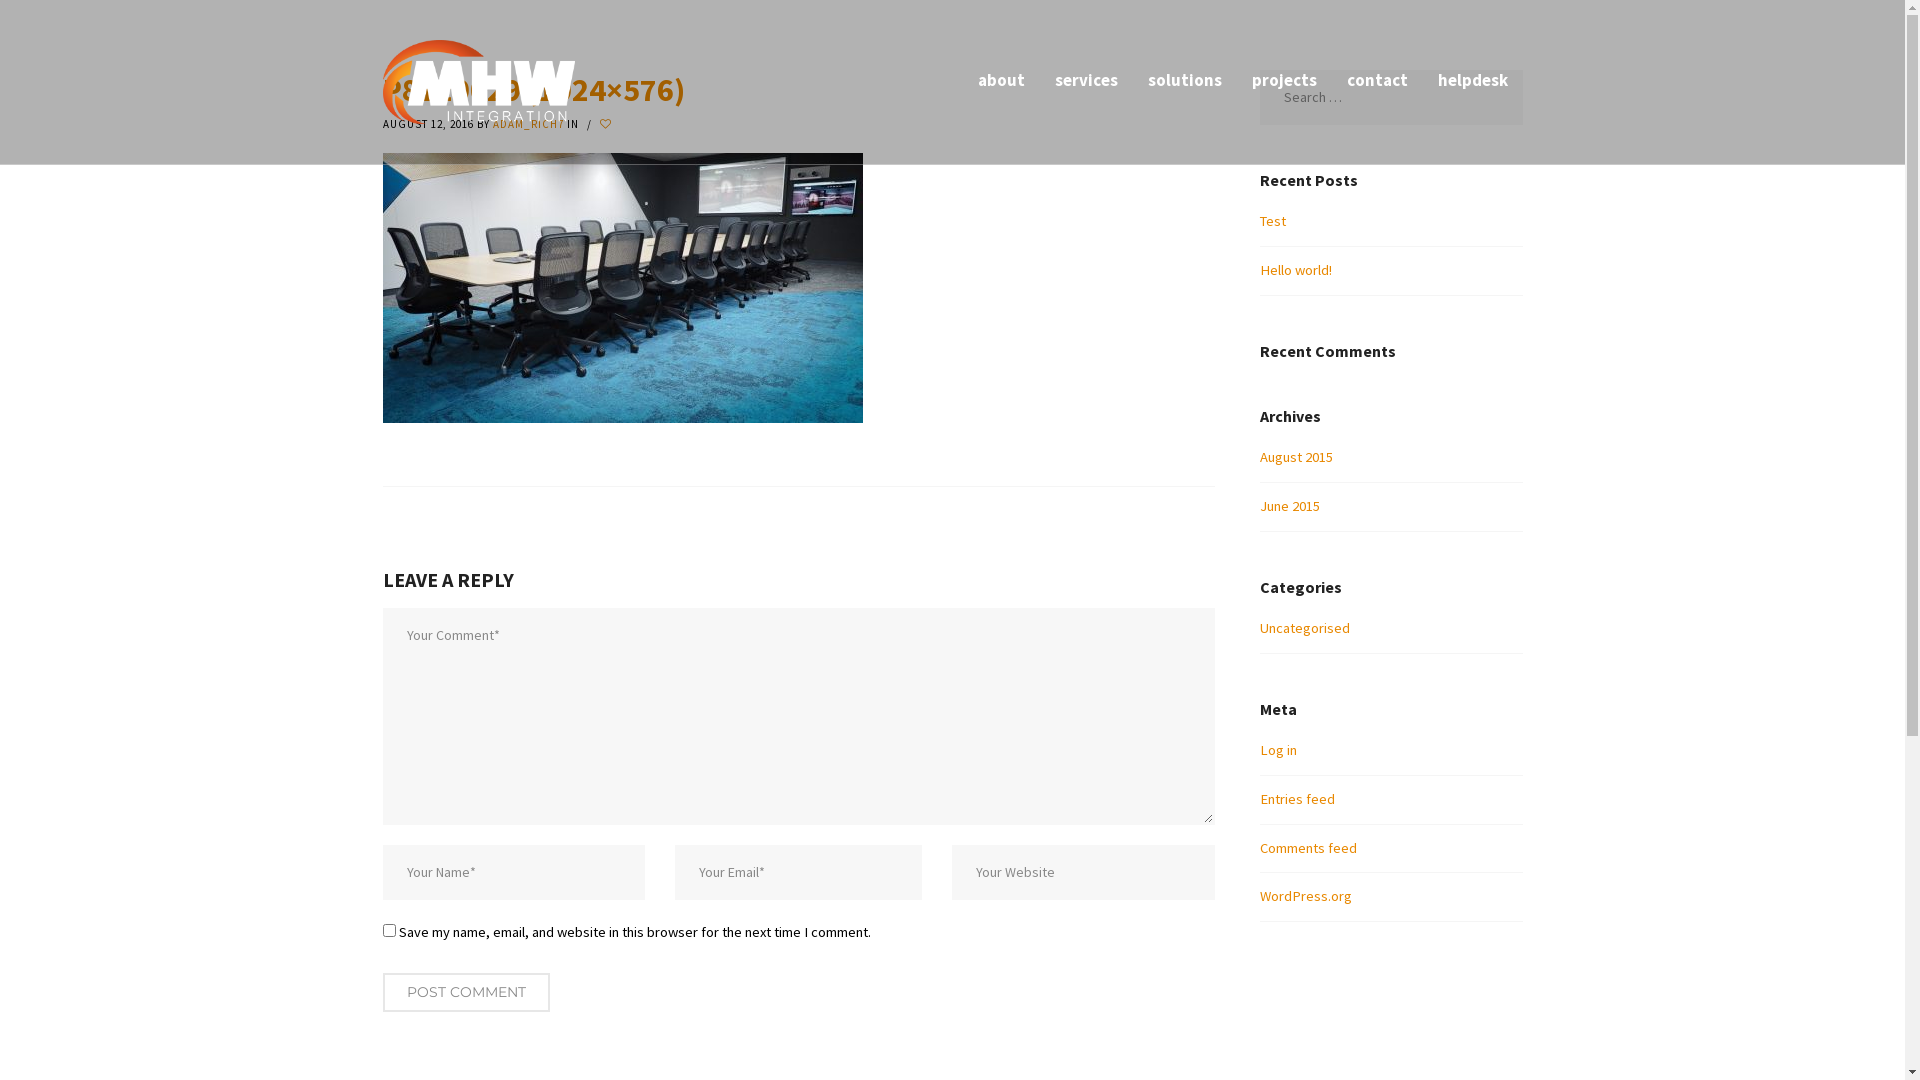  Describe the element at coordinates (1305, 627) in the screenshot. I see `'Uncategorised'` at that location.